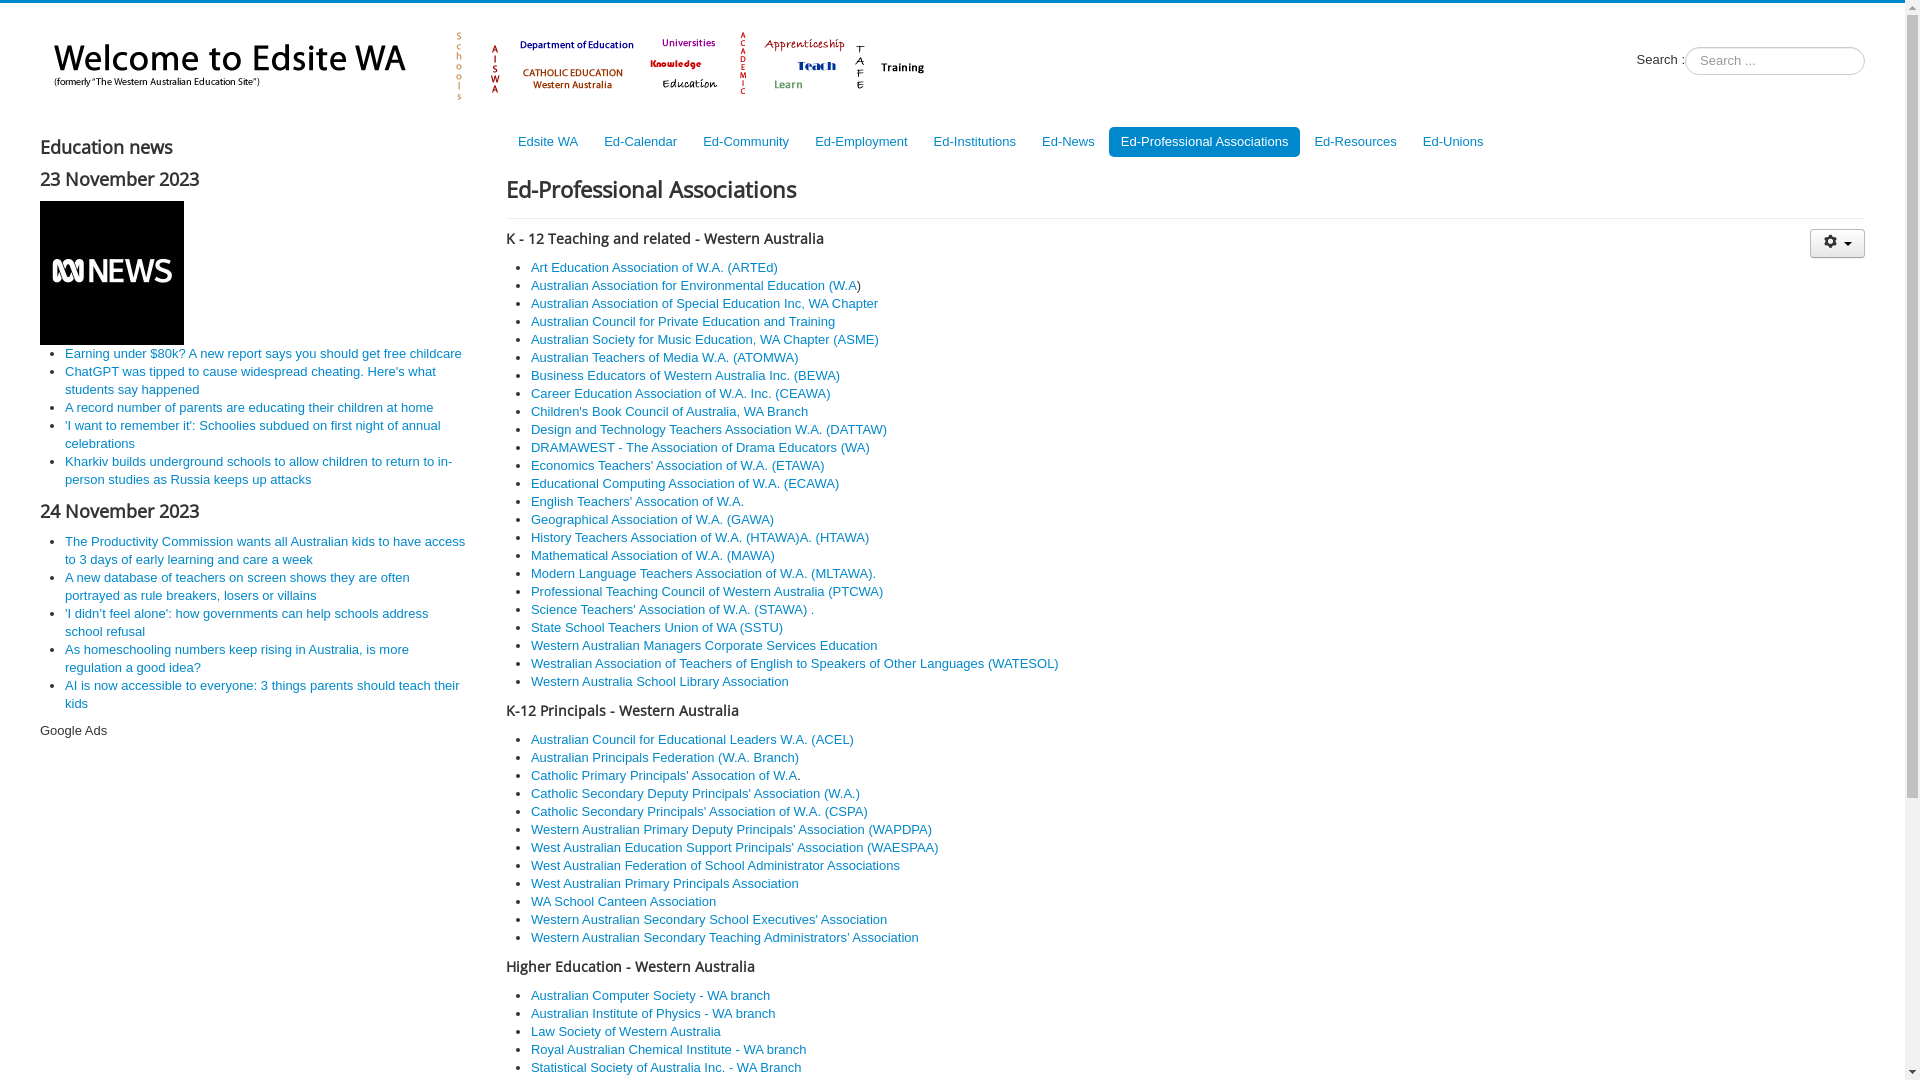 The image size is (1920, 1080). I want to click on 'Catholic Secondary Deputy Principals' Association (W.A.)', so click(695, 792).